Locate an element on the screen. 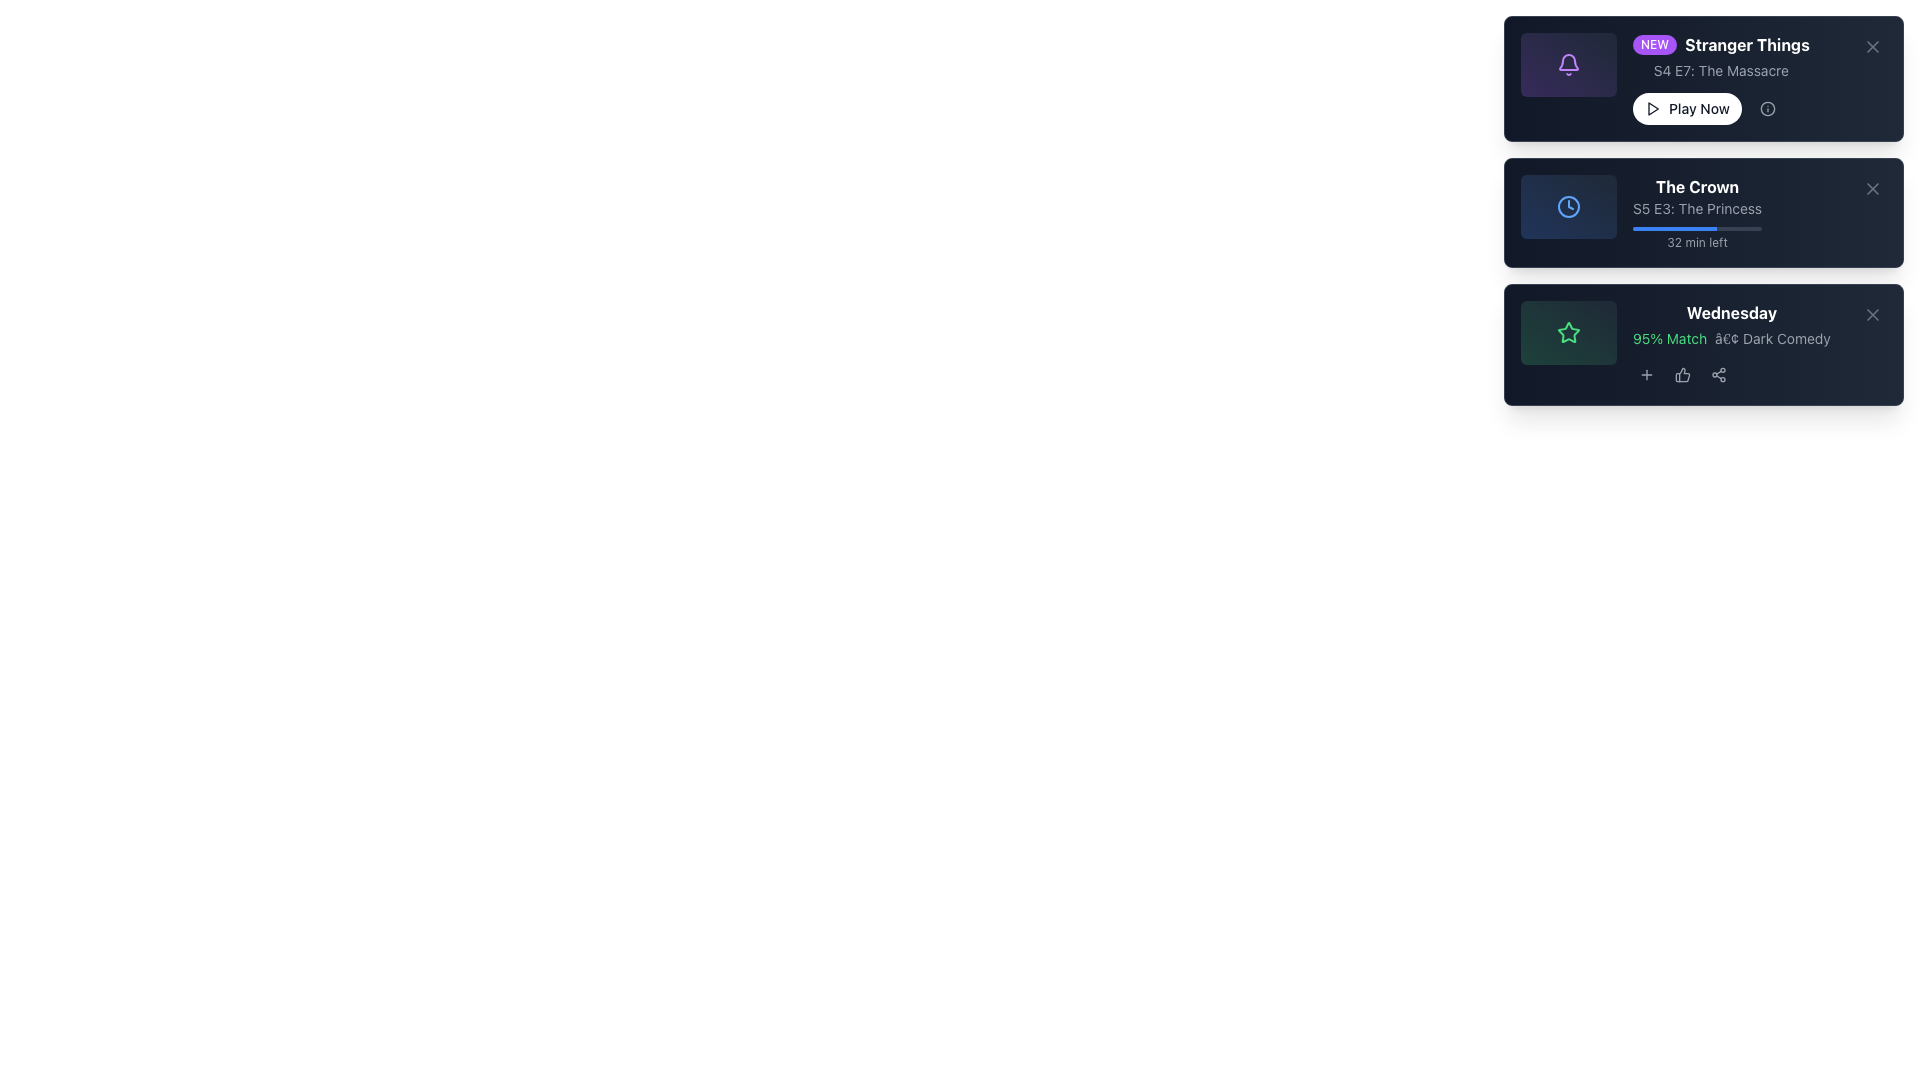  the text field displaying 'S4 E7: The Massacre' which is located beneath the bold white text 'Stranger Things' is located at coordinates (1720, 69).